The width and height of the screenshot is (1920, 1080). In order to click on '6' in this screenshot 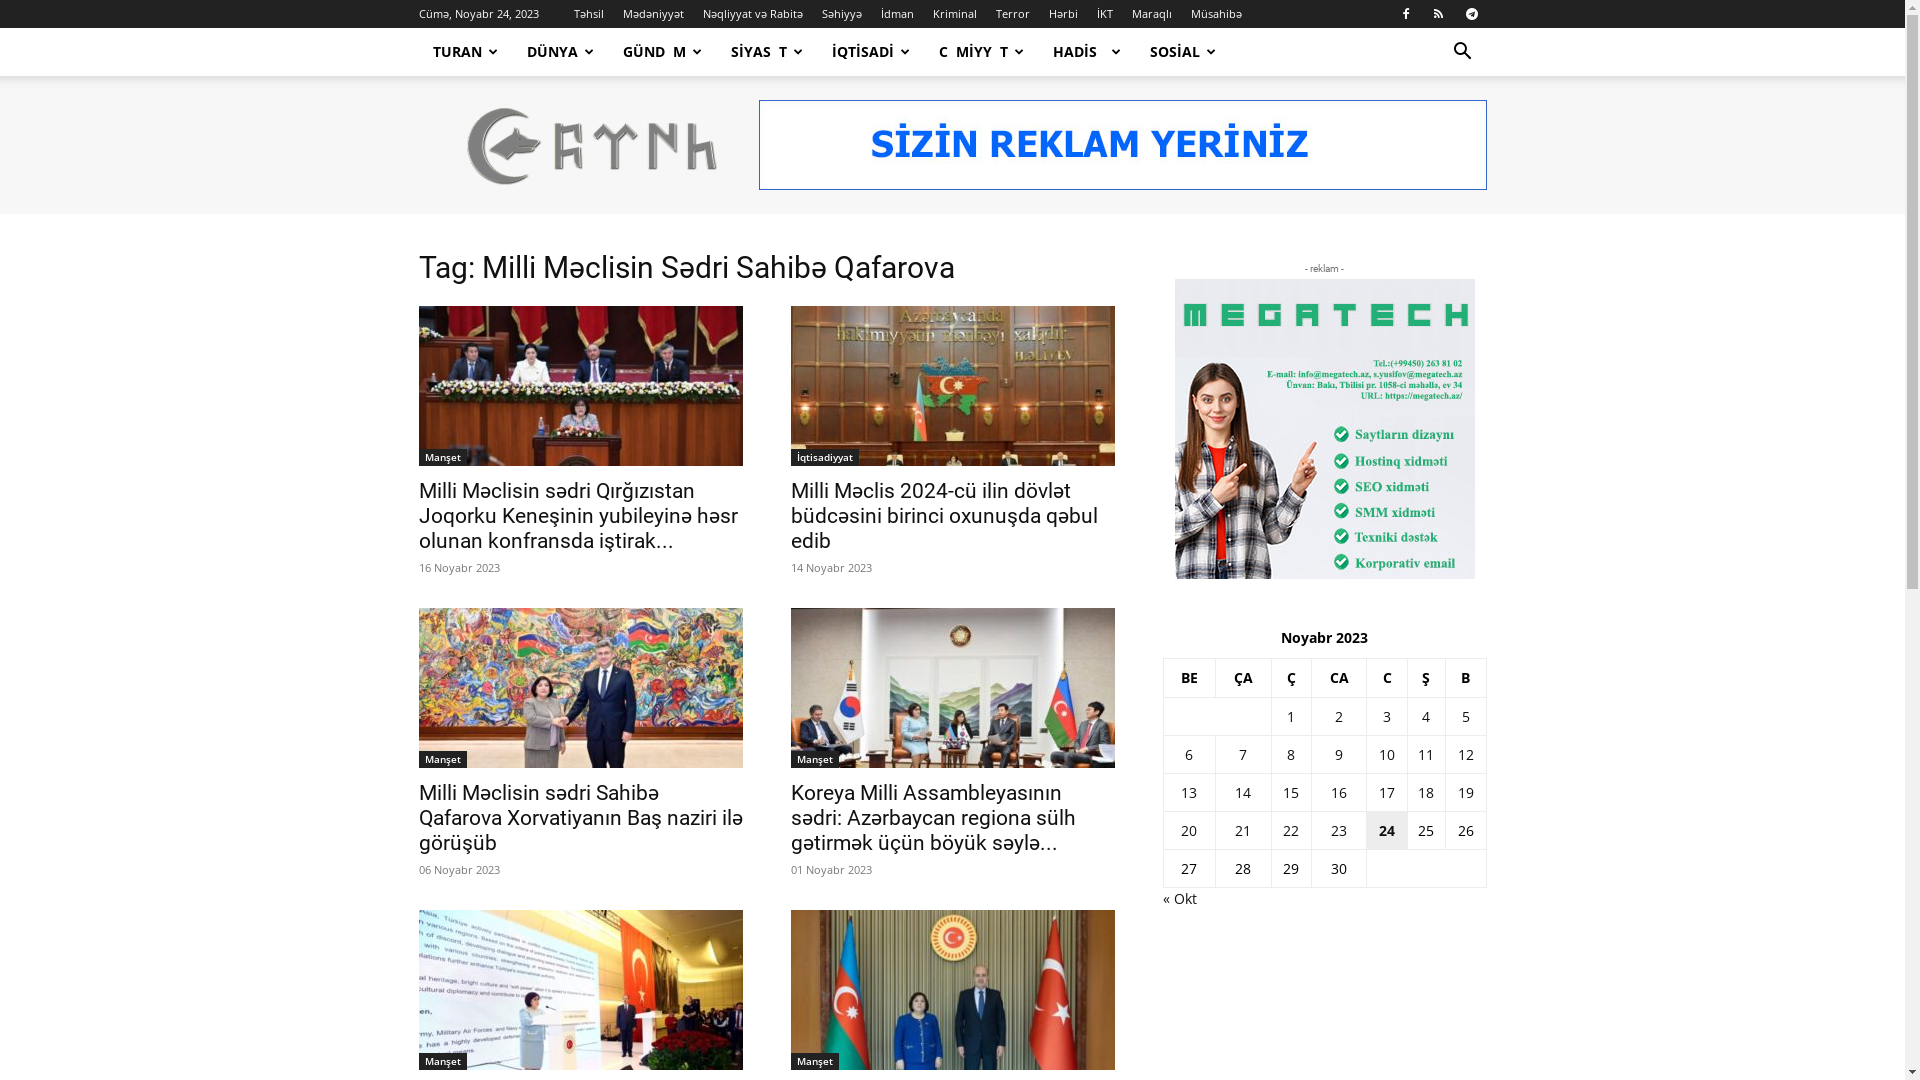, I will do `click(1189, 754)`.